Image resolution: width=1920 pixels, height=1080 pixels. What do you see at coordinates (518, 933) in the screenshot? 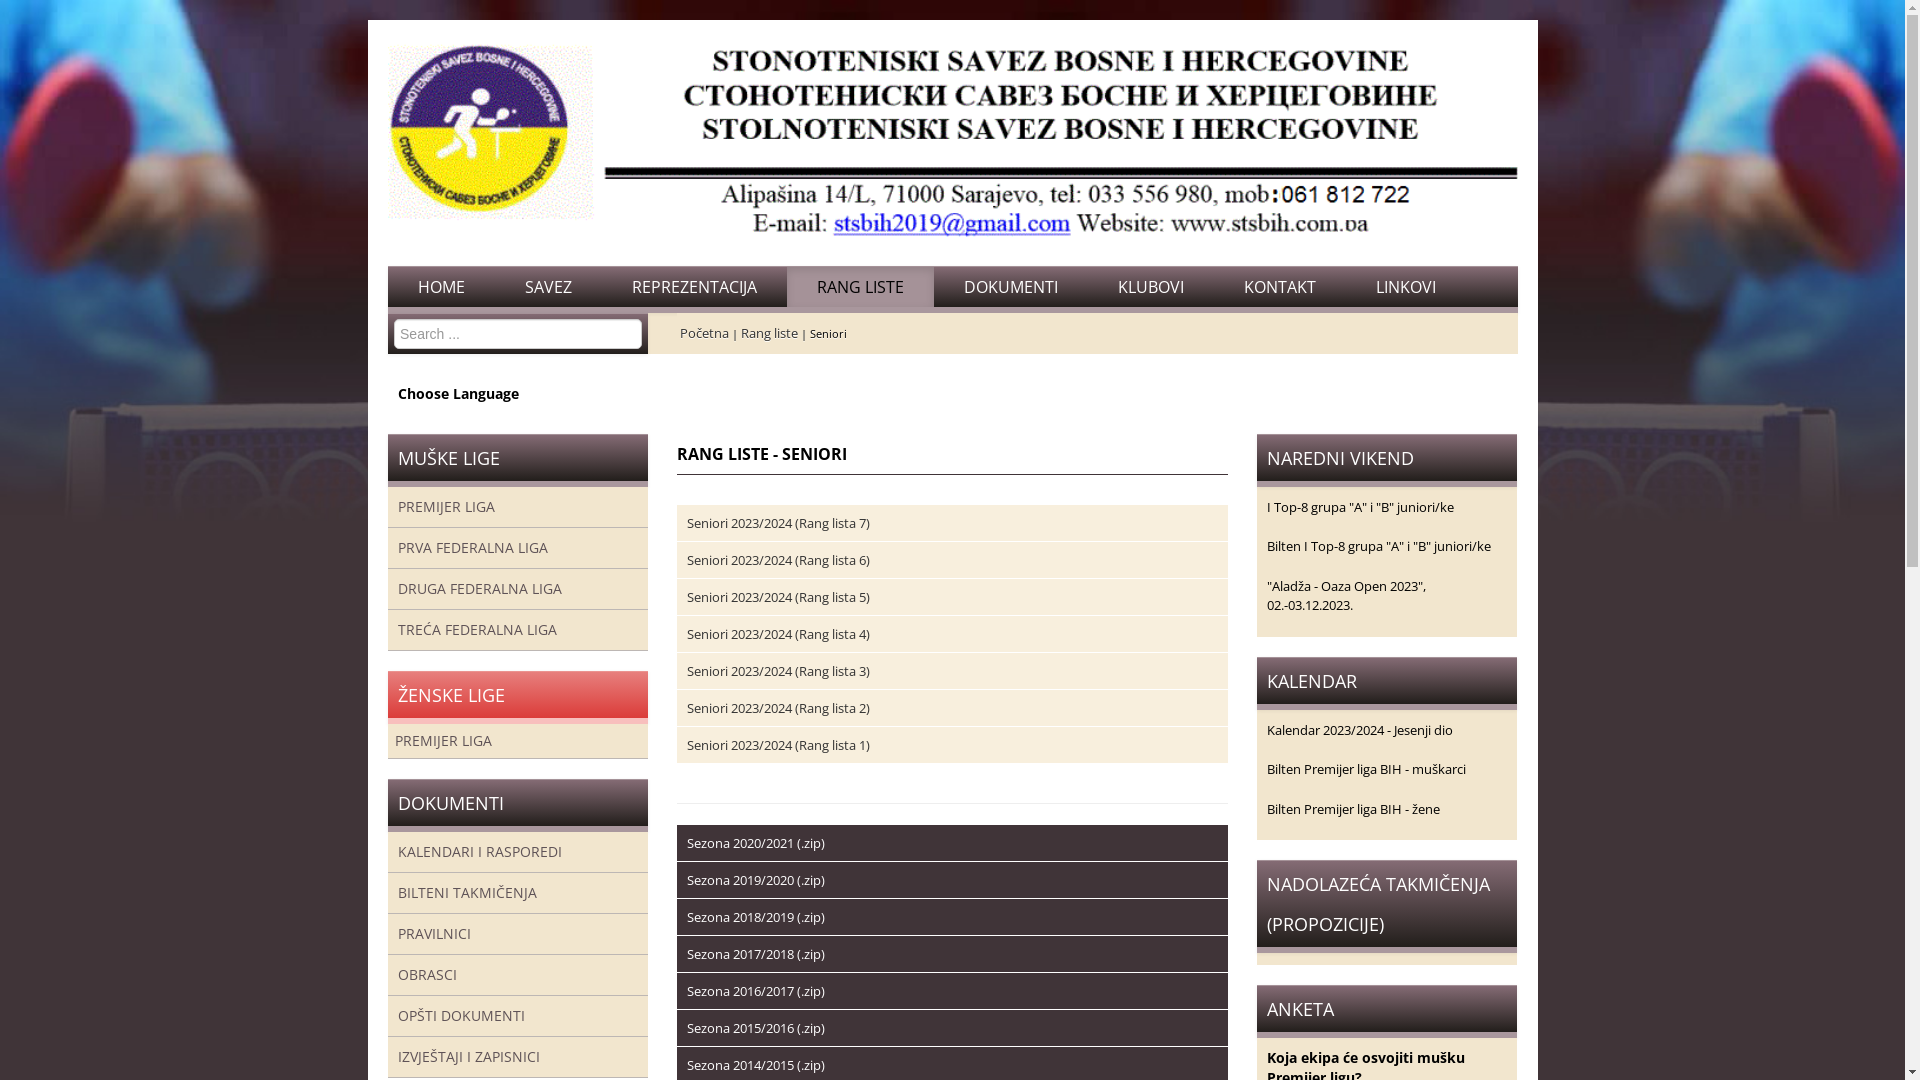
I see `'PRAVILNICI'` at bounding box center [518, 933].